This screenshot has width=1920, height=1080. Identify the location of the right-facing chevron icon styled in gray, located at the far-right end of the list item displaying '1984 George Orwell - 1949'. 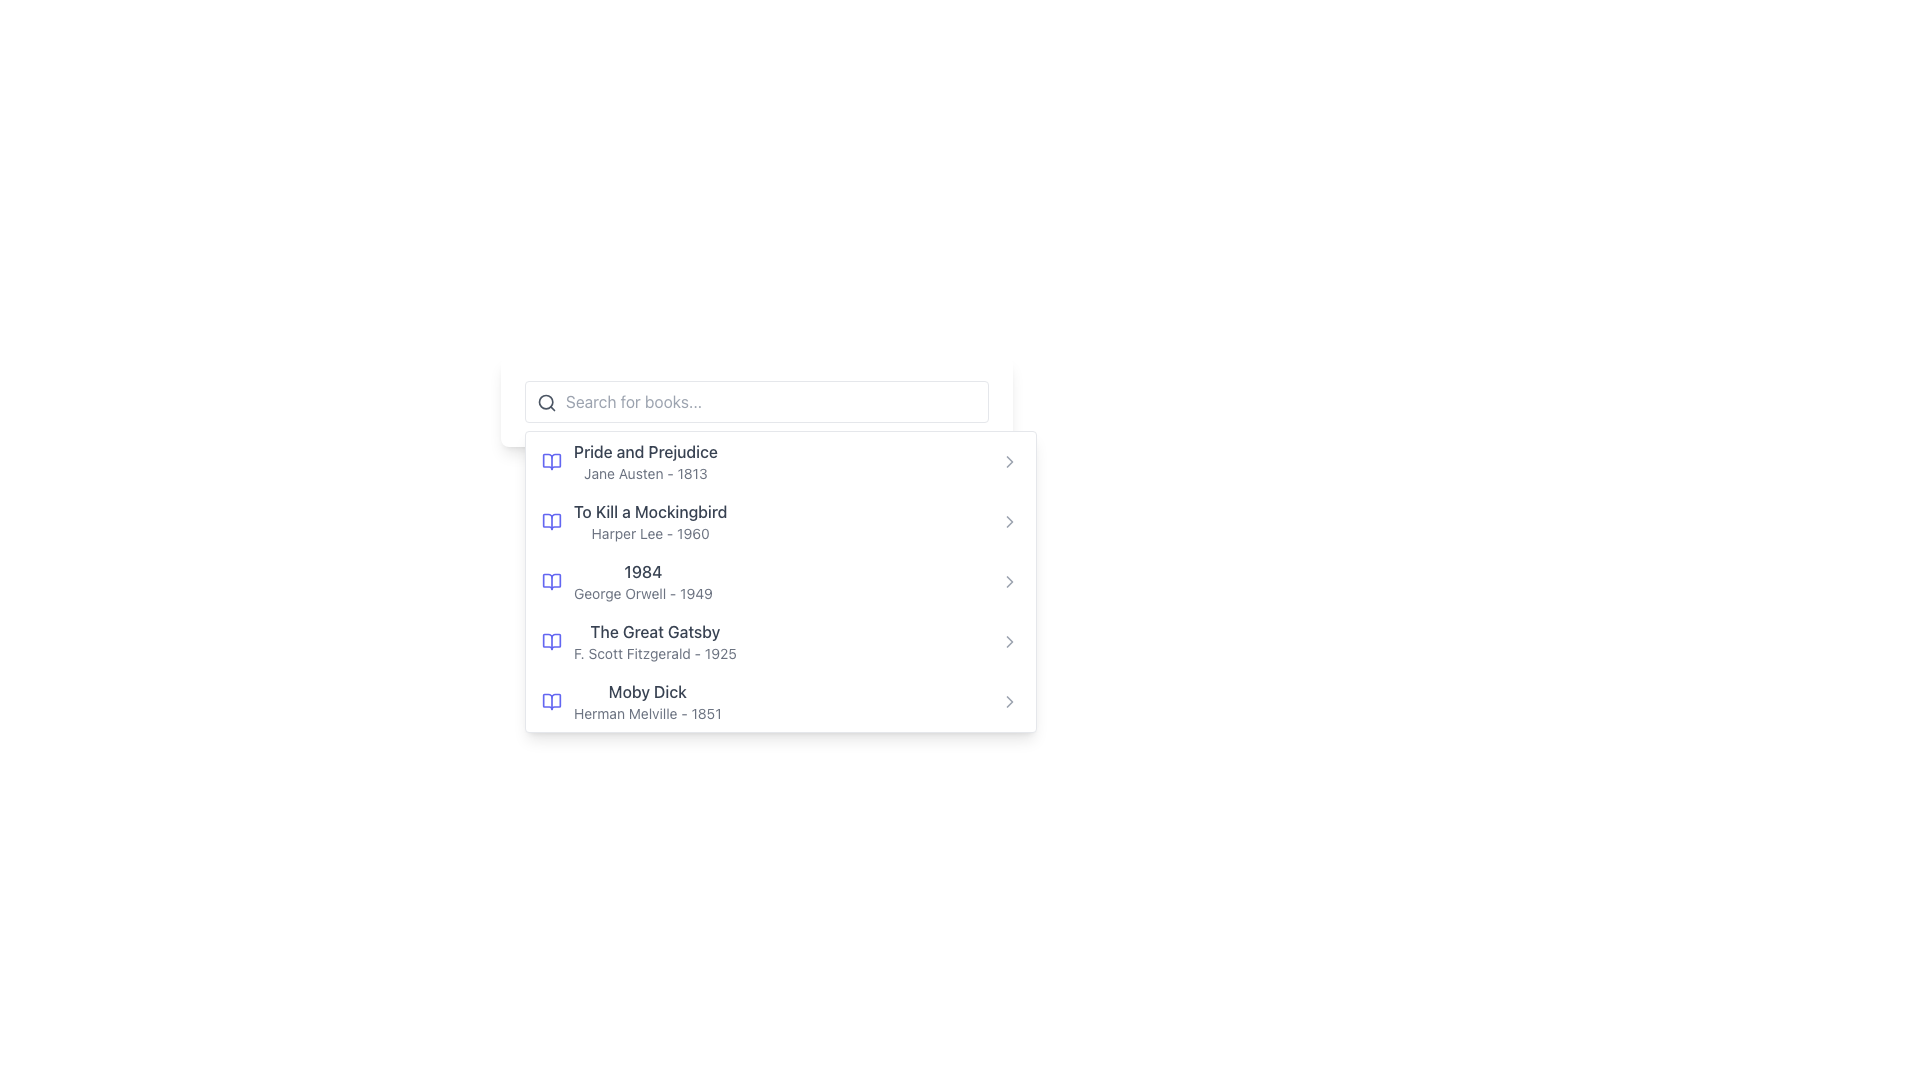
(1009, 582).